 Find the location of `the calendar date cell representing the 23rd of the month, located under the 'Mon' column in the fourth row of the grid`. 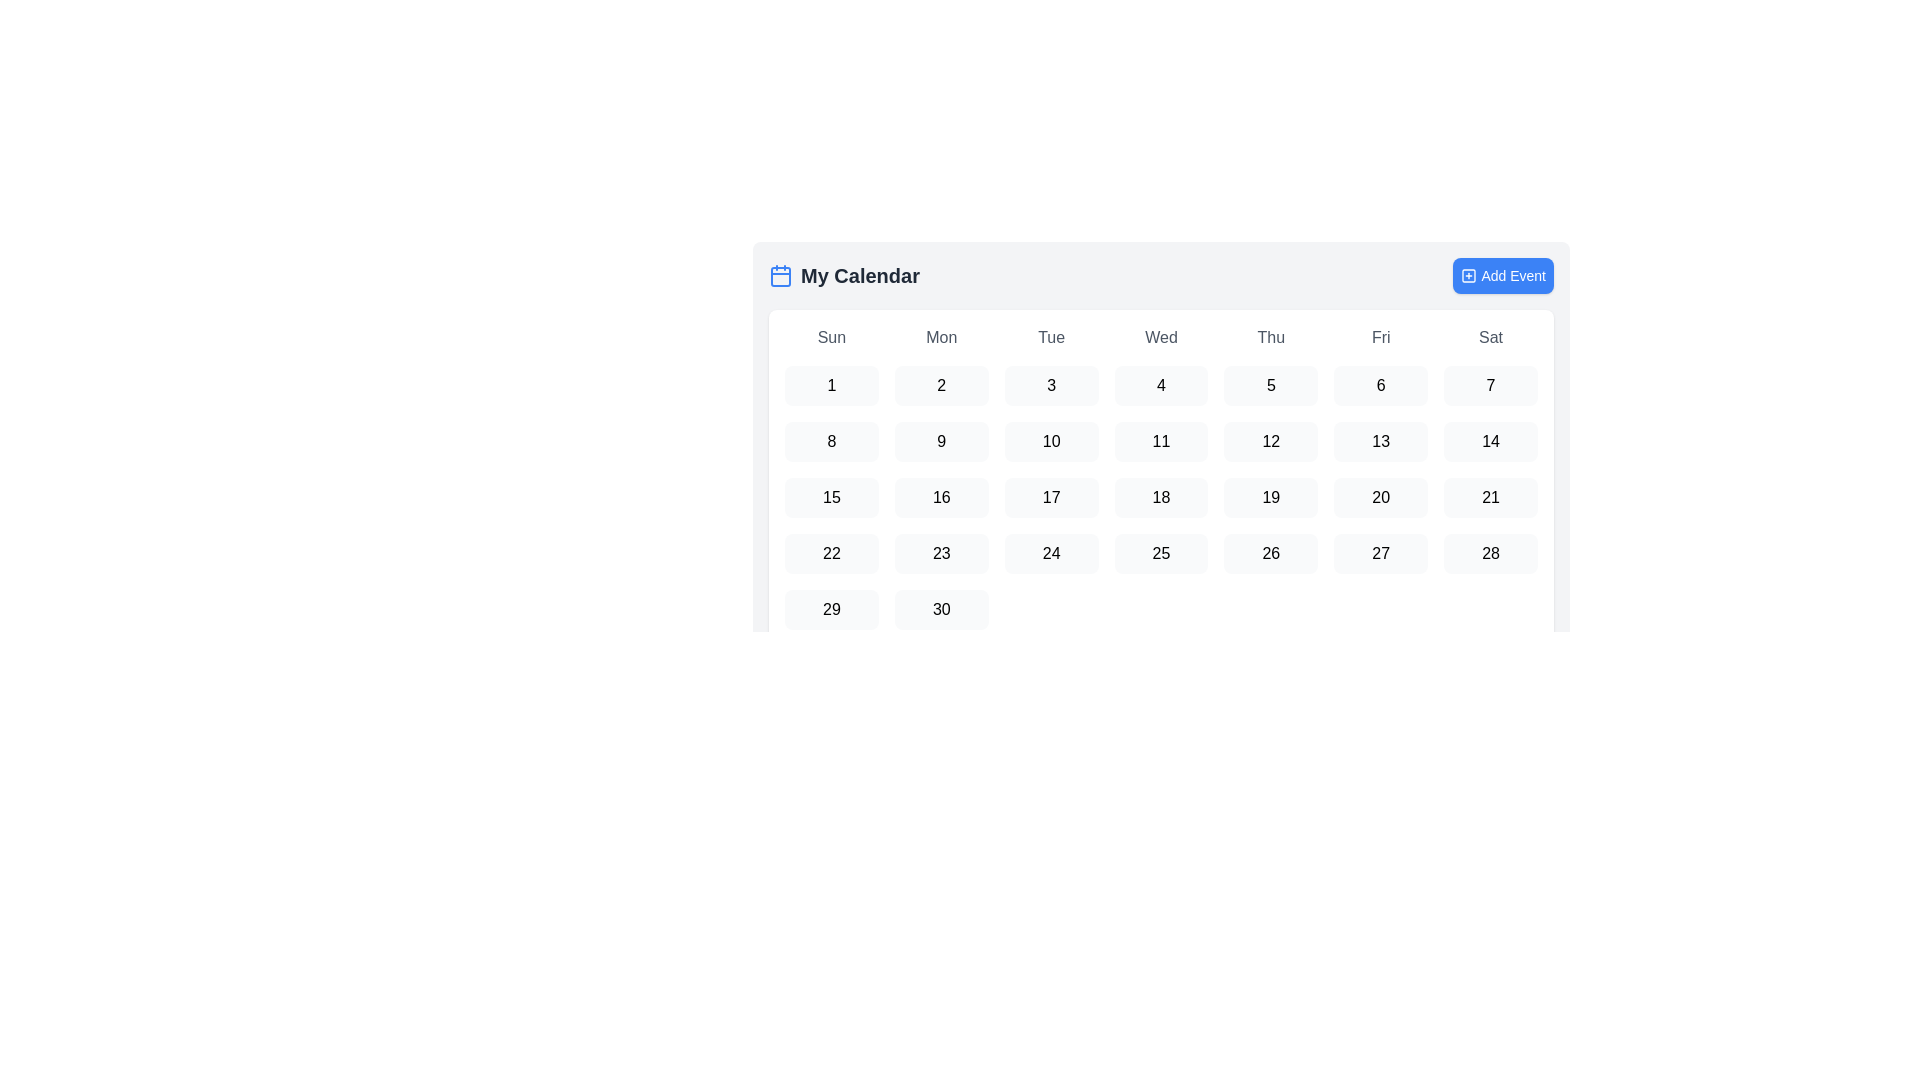

the calendar date cell representing the 23rd of the month, located under the 'Mon' column in the fourth row of the grid is located at coordinates (940, 554).